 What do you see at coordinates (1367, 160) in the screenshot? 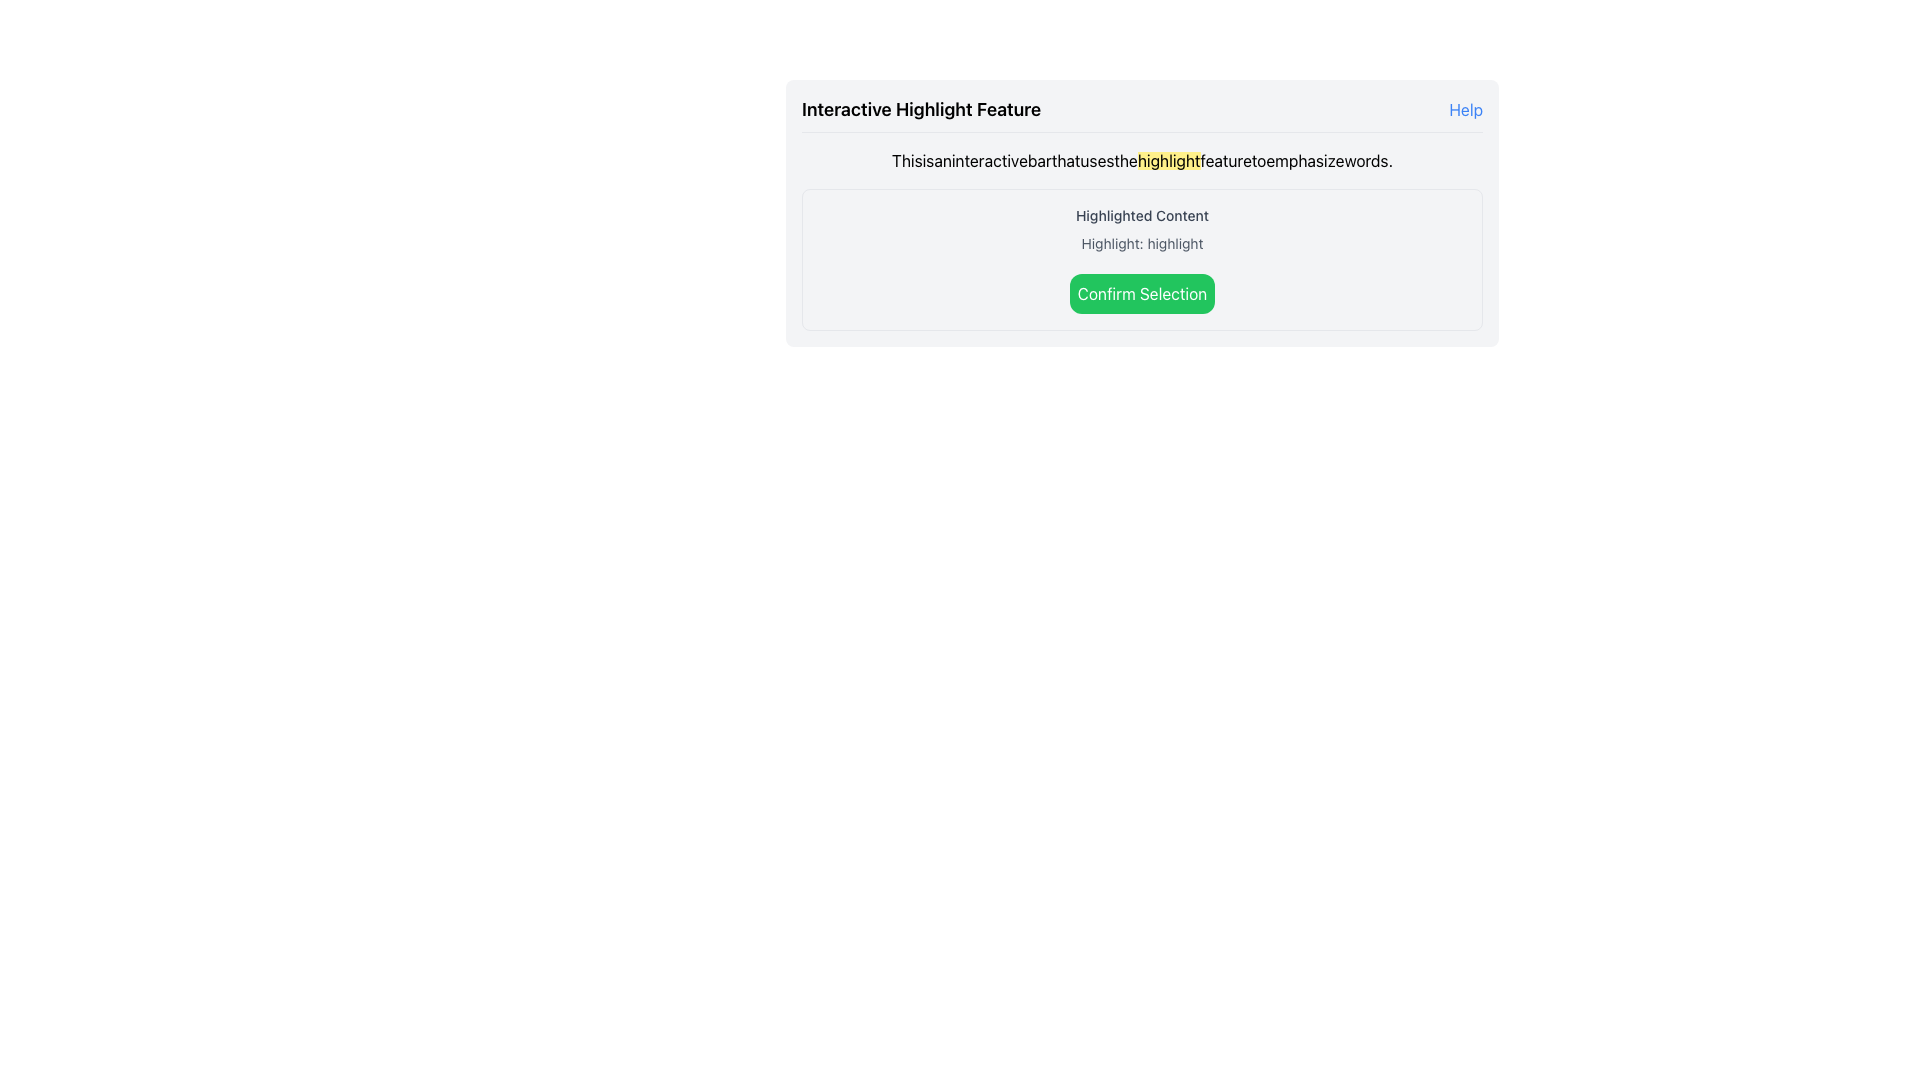
I see `the text display element containing the string 'words.' which is positioned at the end of a sentence, following the text 'emphasize'` at bounding box center [1367, 160].